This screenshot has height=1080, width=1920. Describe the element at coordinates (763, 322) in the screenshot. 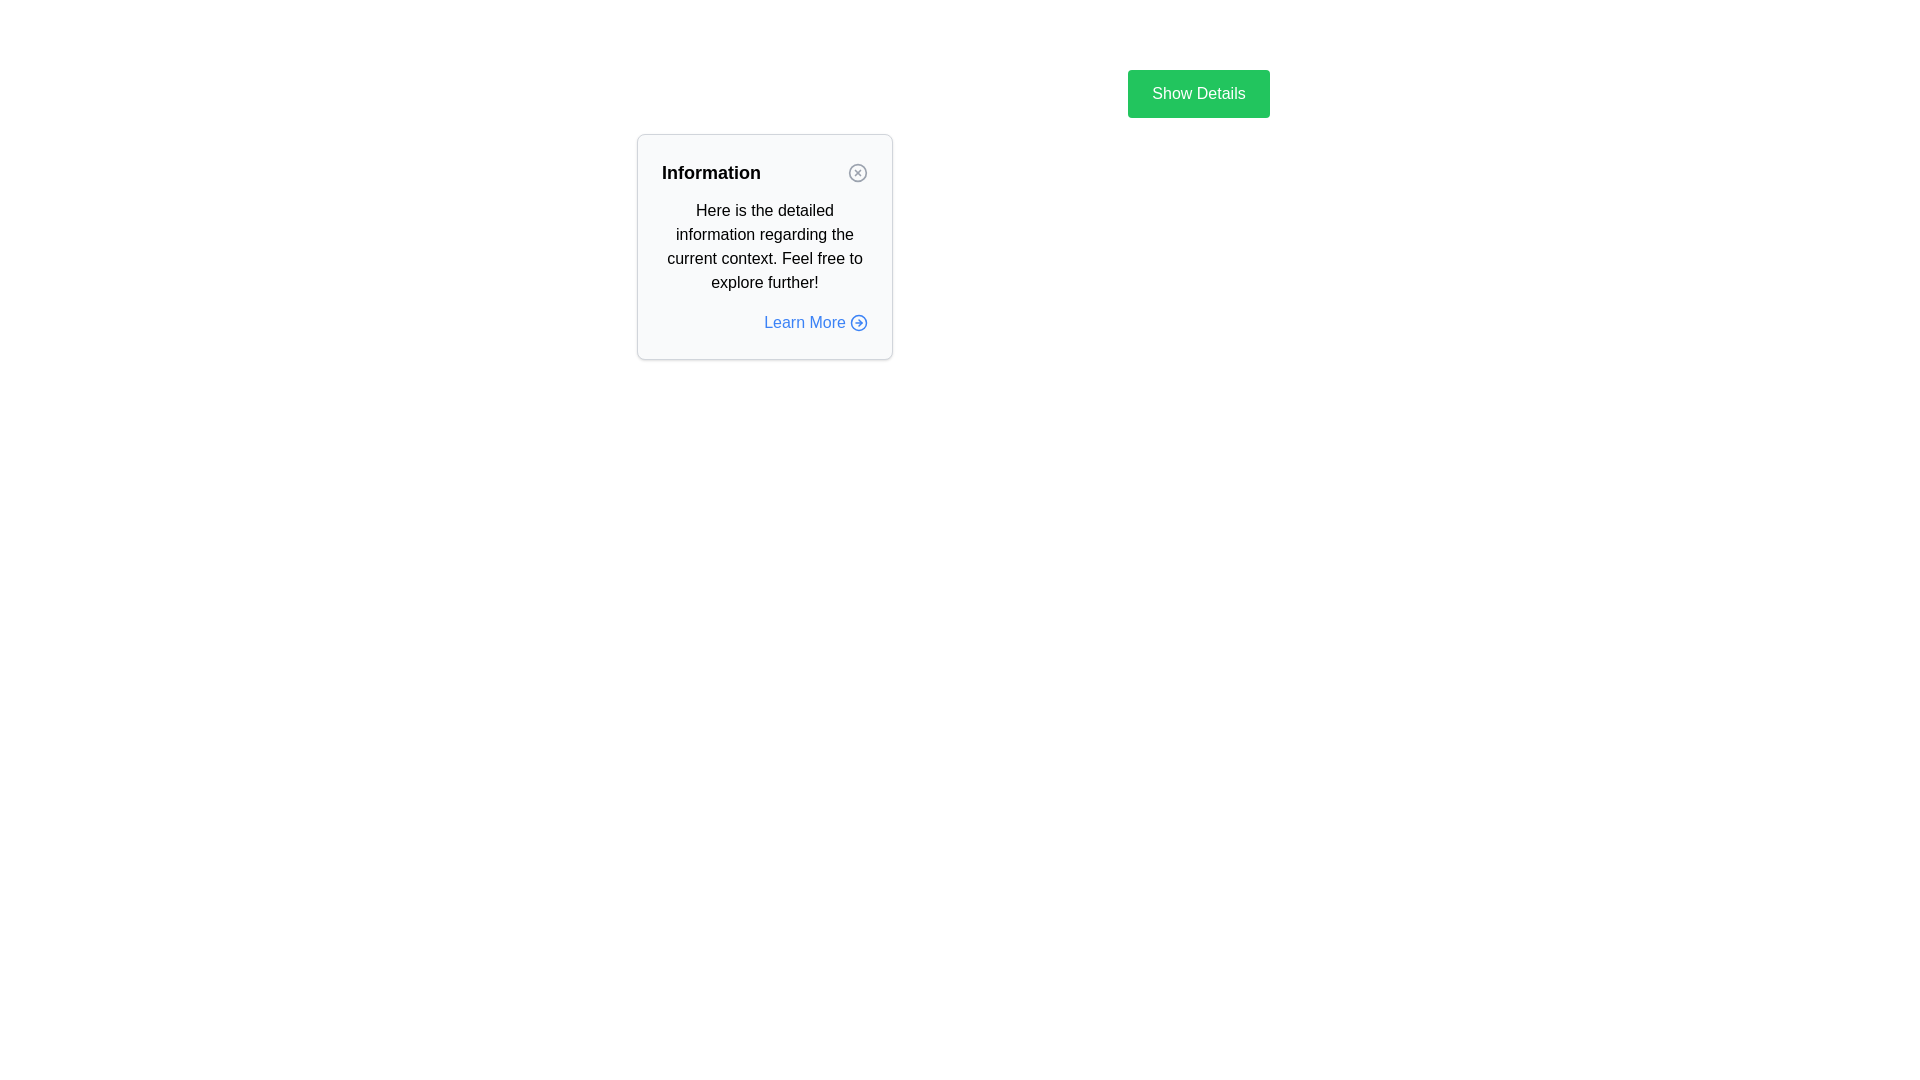

I see `the 'Learn More' link with the blue text and arrow icon in the bottom-right of the 'Information' popup` at that location.